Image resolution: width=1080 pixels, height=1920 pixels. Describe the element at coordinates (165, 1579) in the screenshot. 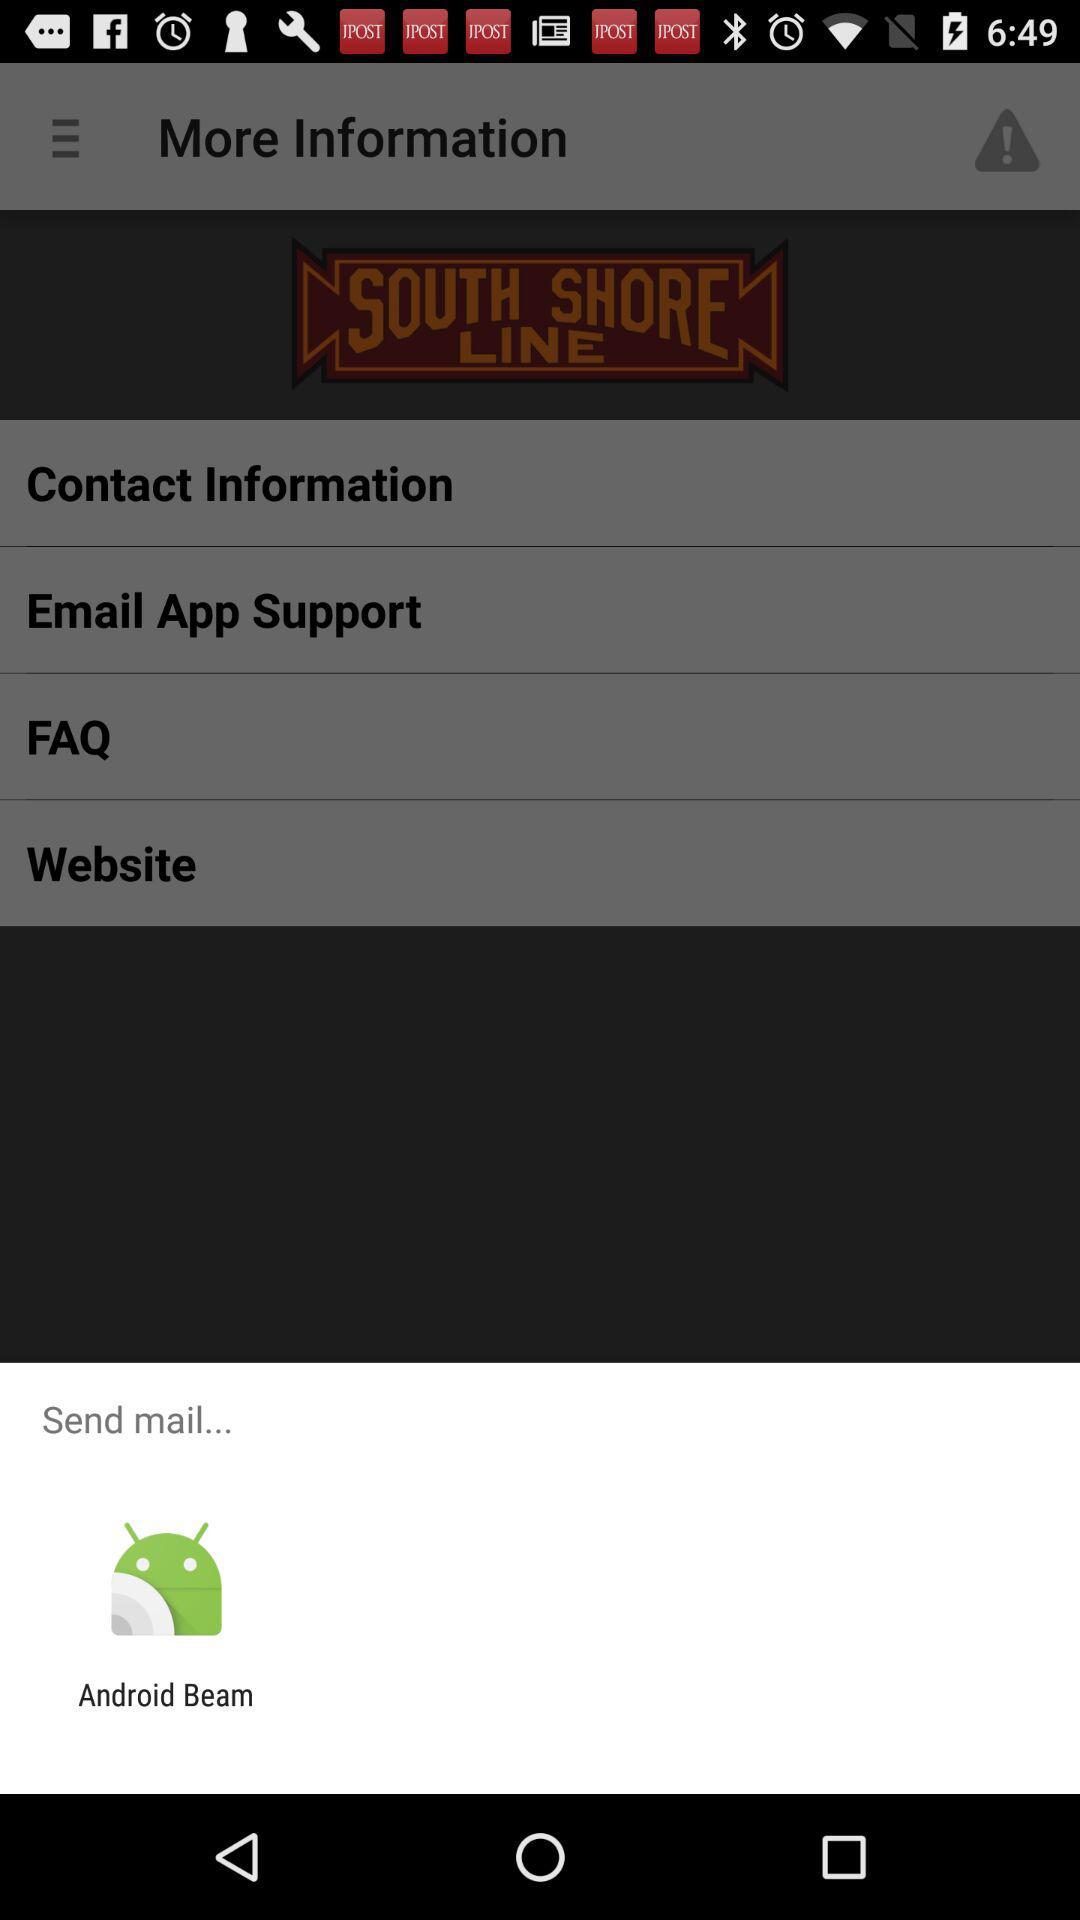

I see `item below send mail... icon` at that location.